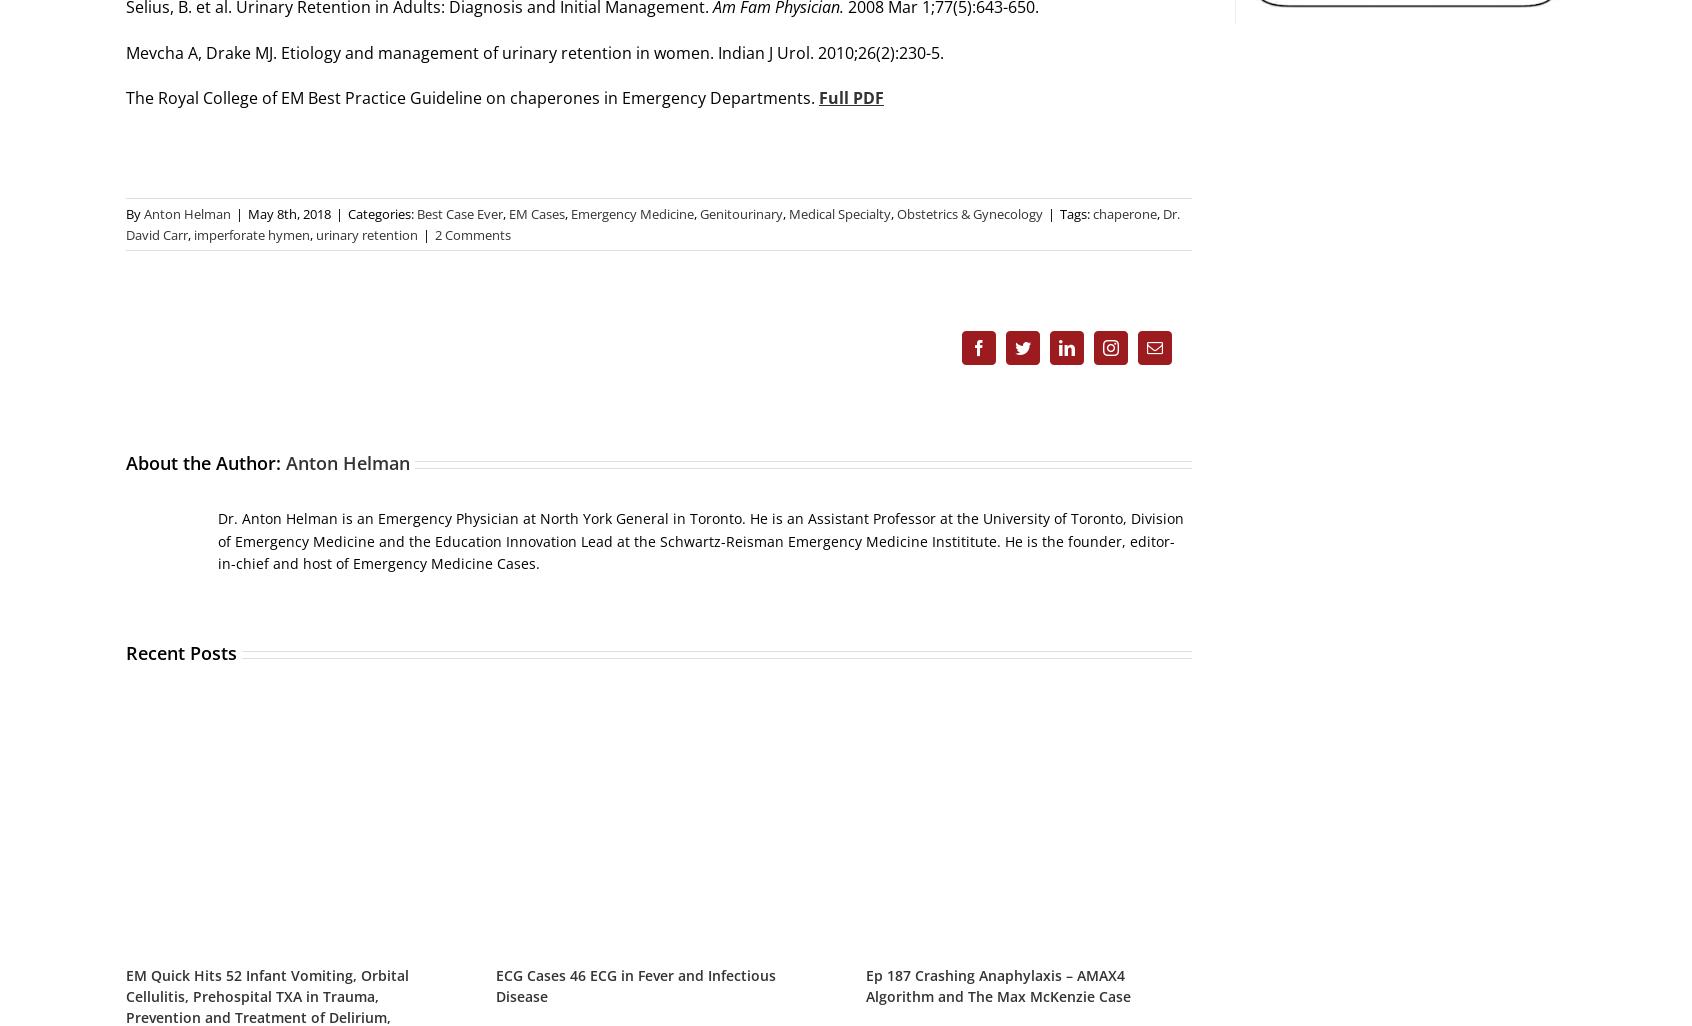 Image resolution: width=1692 pixels, height=1026 pixels. I want to click on '2 Comments', so click(472, 234).